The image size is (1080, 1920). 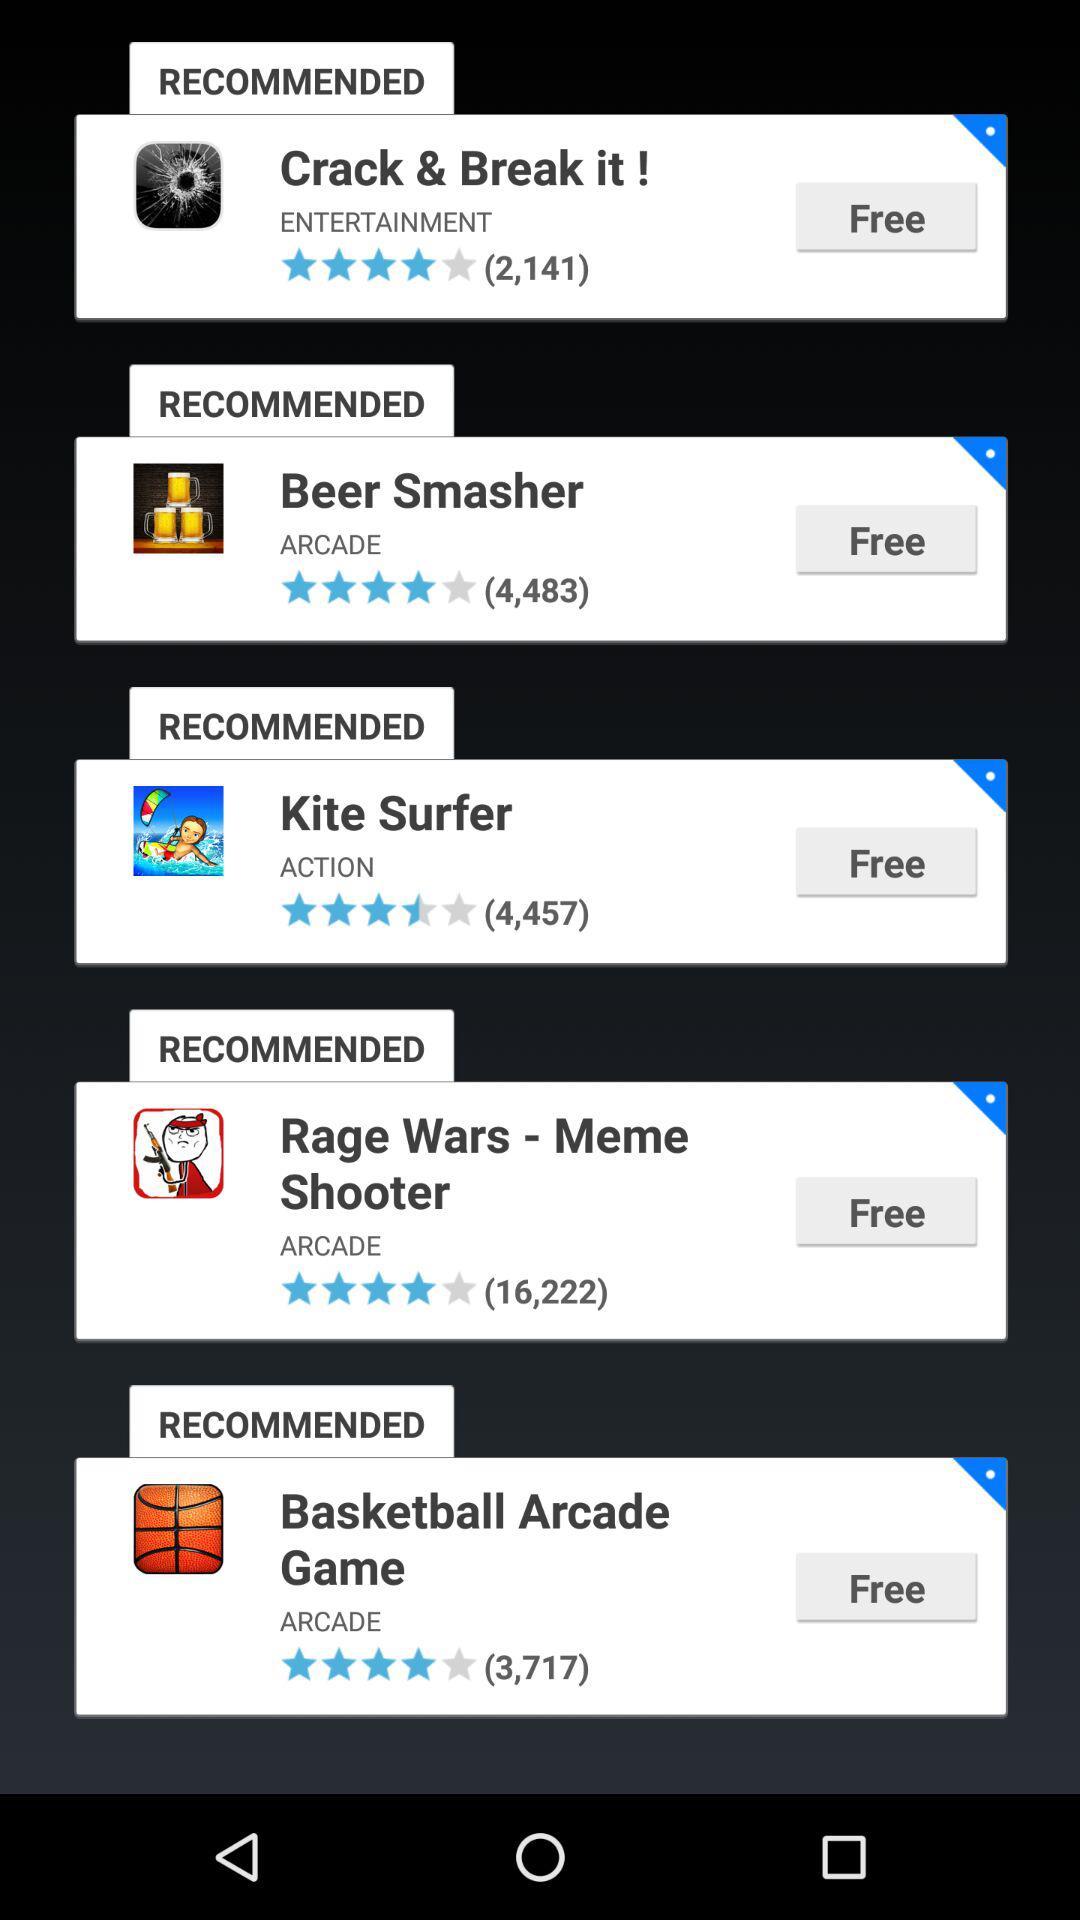 What do you see at coordinates (338, 585) in the screenshot?
I see `item above the recommended icon` at bounding box center [338, 585].